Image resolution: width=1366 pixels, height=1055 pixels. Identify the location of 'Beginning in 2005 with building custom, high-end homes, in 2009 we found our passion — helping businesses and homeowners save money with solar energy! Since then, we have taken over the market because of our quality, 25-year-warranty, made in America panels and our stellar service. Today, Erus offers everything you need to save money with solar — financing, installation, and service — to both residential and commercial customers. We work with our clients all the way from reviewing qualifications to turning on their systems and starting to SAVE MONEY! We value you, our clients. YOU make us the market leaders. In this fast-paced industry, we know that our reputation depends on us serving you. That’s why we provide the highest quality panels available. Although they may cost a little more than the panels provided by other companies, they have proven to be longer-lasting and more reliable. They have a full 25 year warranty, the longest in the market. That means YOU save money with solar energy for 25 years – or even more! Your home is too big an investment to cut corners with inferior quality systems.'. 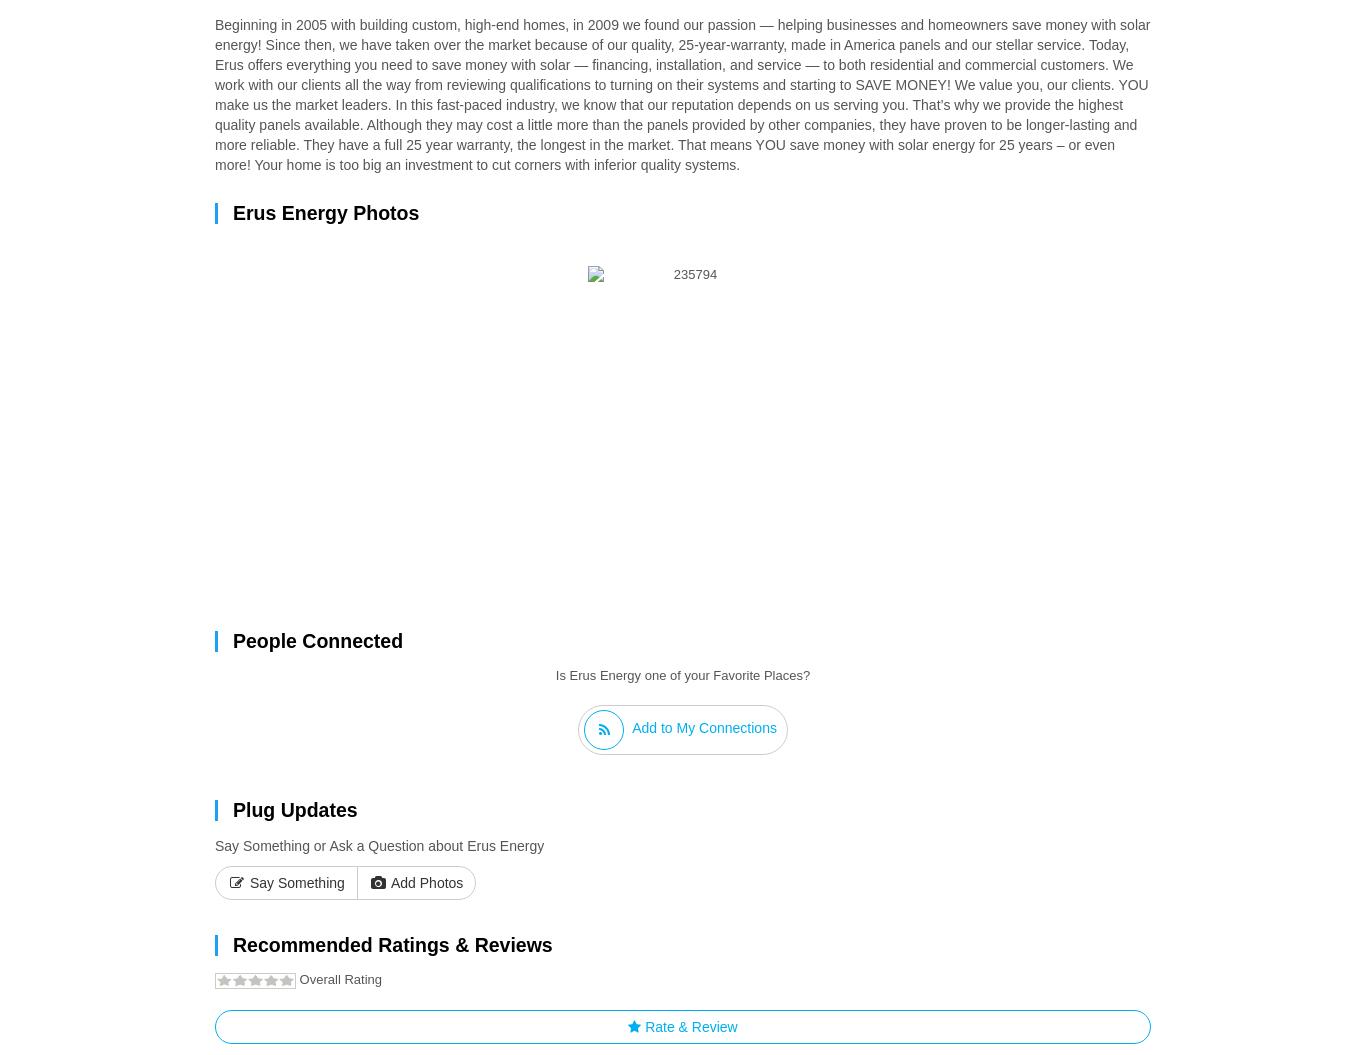
(681, 93).